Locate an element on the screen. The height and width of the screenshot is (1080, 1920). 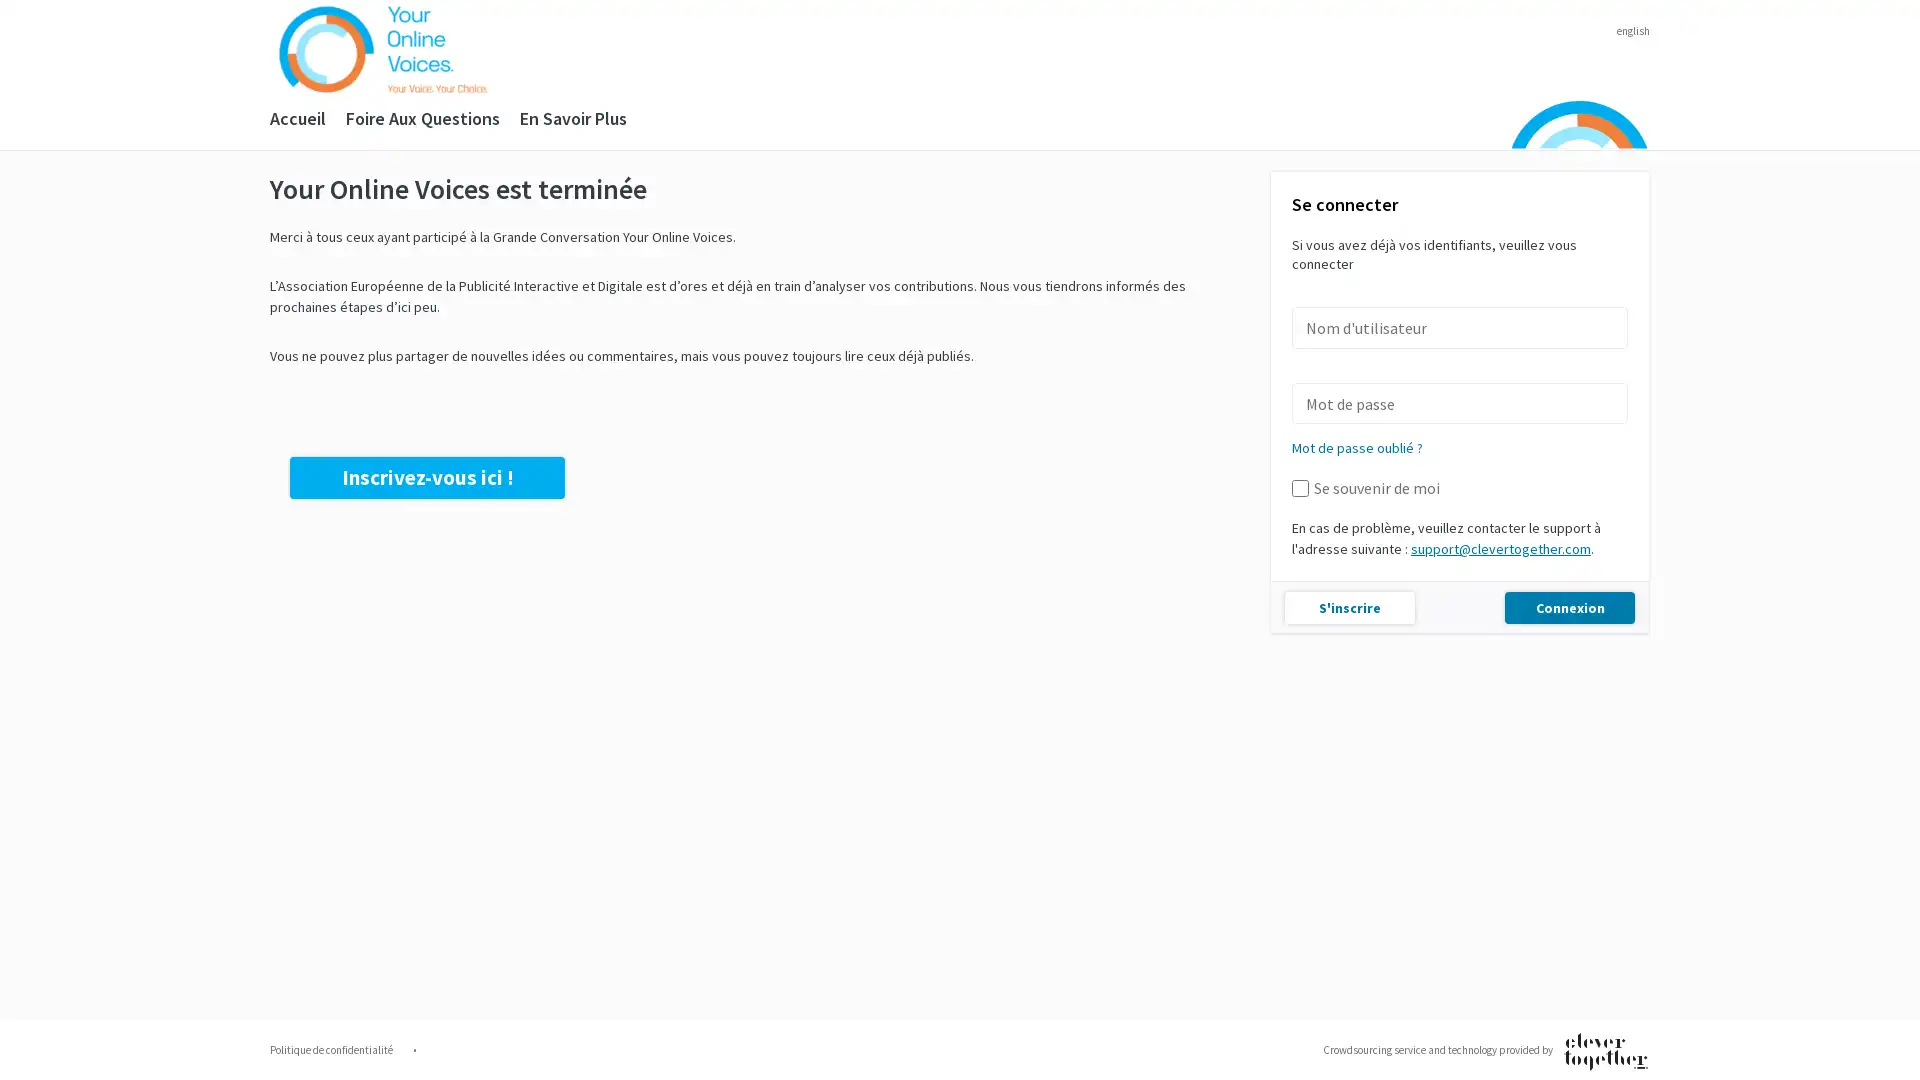
Mot de passe oublie ? is located at coordinates (1357, 446).